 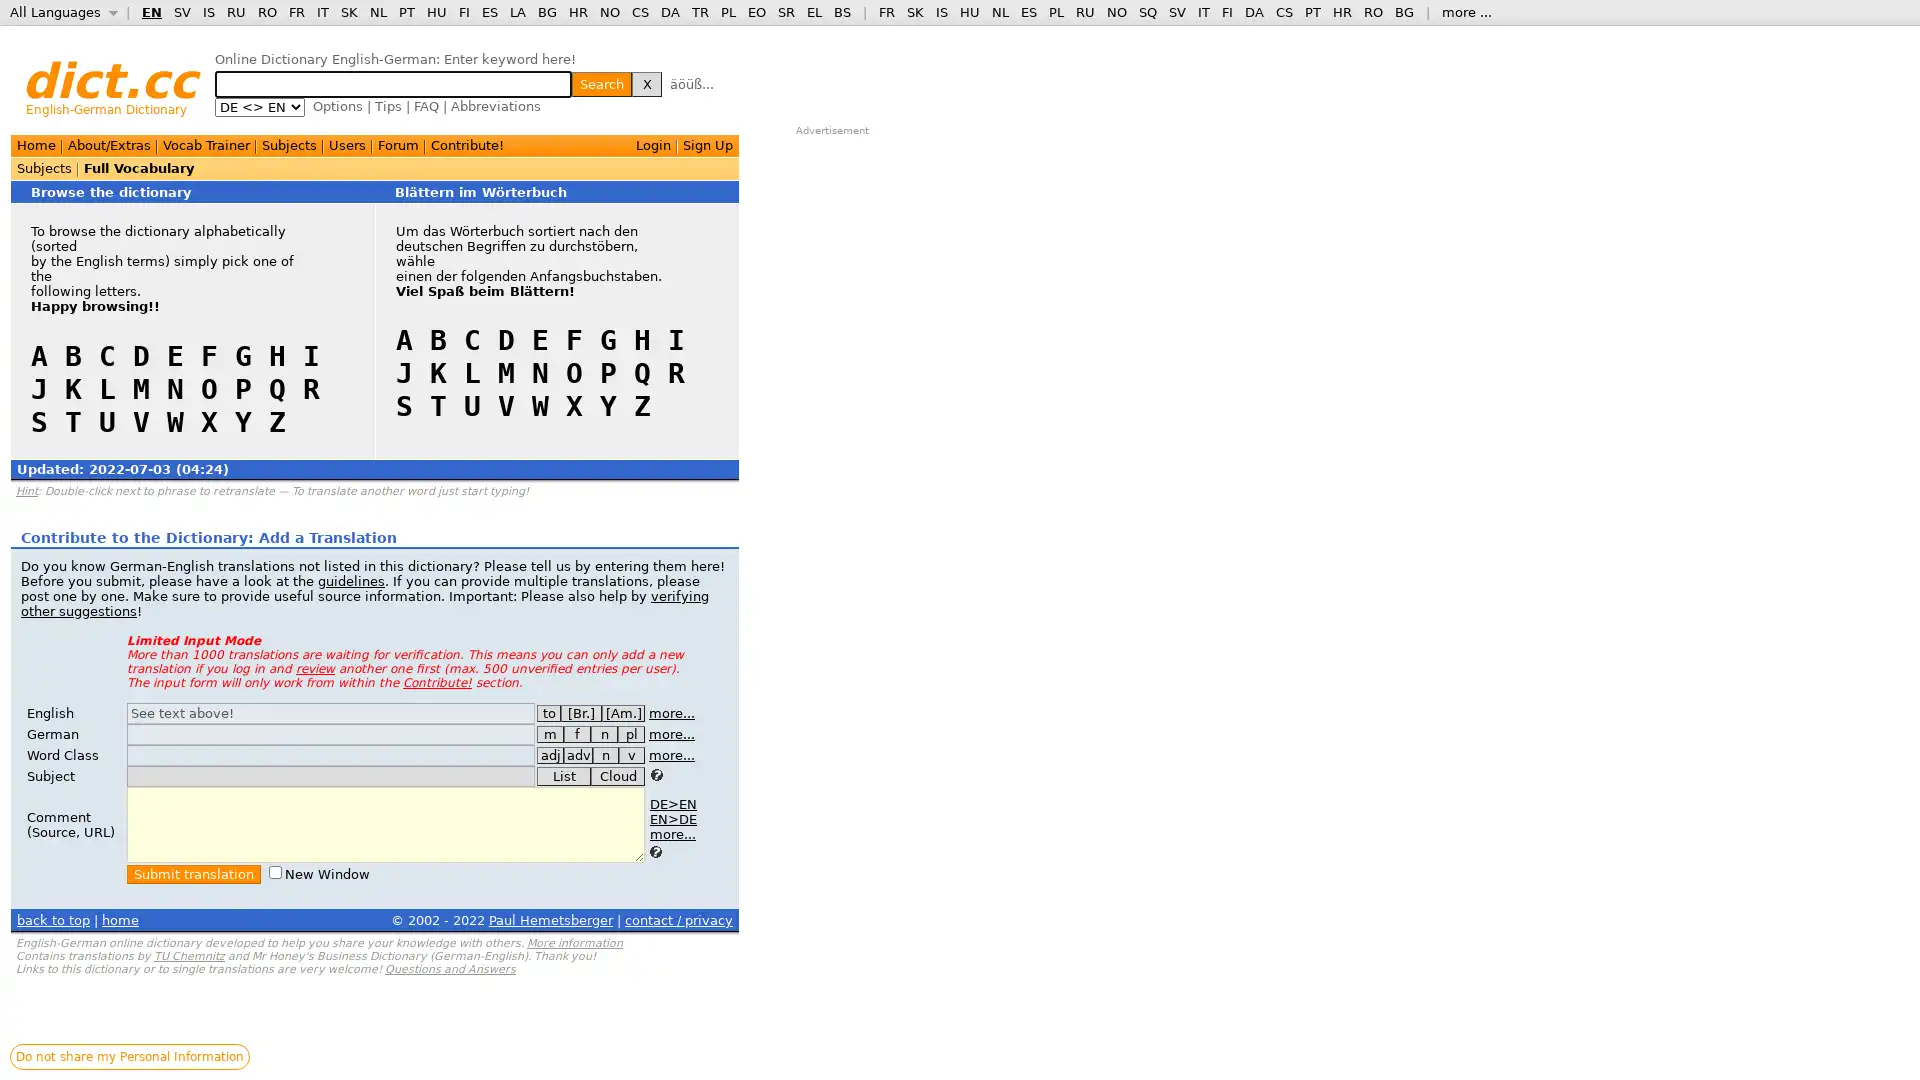 What do you see at coordinates (600, 83) in the screenshot?
I see `Search` at bounding box center [600, 83].